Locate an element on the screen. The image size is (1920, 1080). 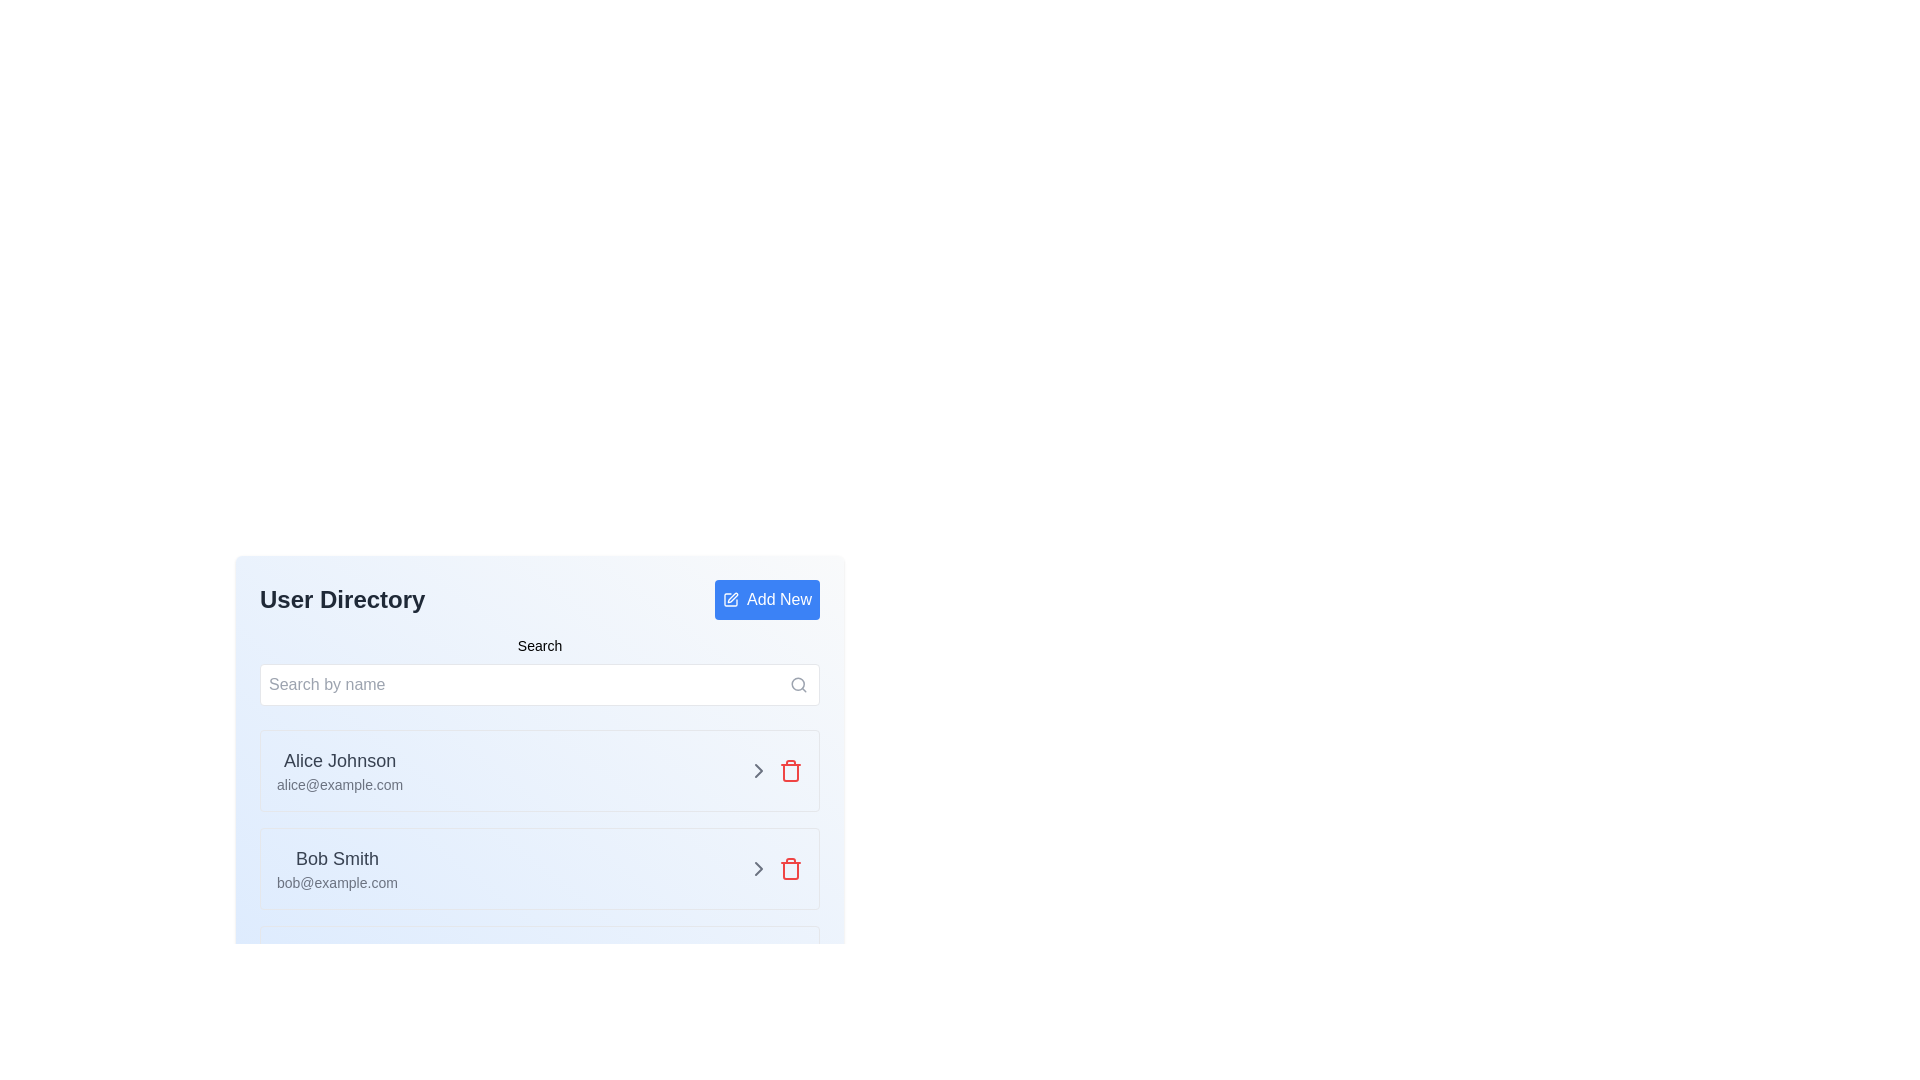
the text label displaying 'Alice Johnson', which is a large, medium bold, gray-colored label located in the first row of the user list is located at coordinates (340, 760).